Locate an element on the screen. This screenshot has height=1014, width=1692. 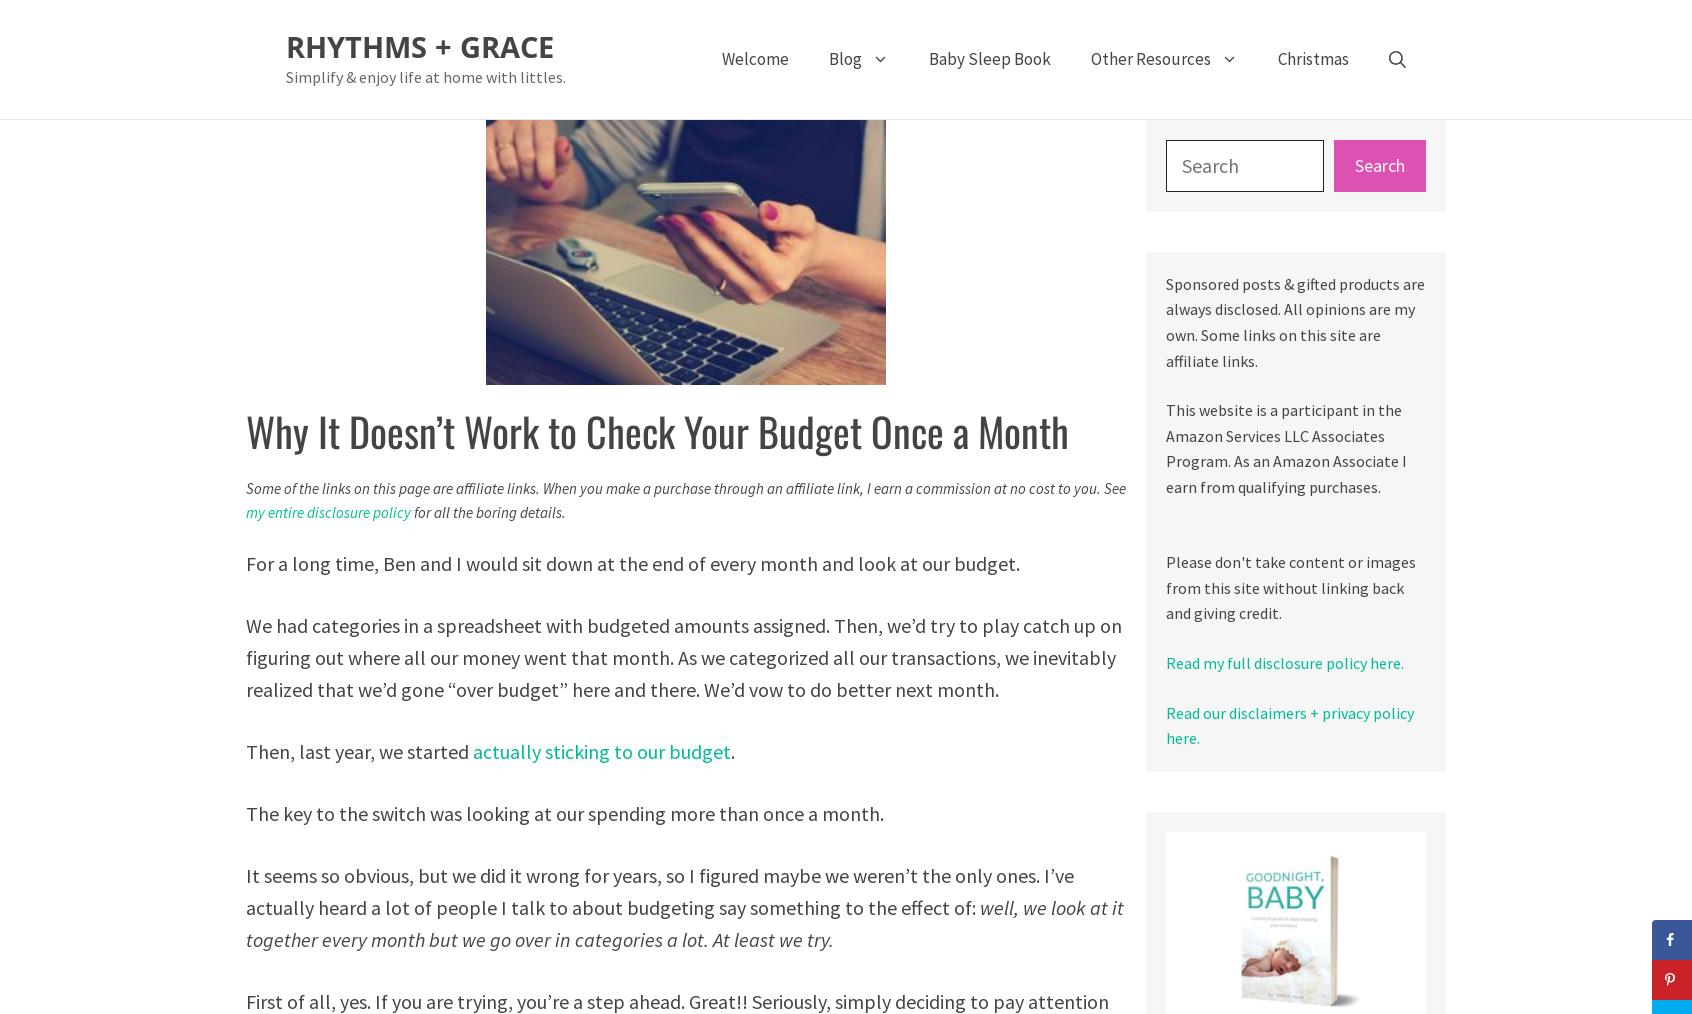
'Why It Doesn’t Work to Check Your Budget Once a Month' is located at coordinates (657, 430).